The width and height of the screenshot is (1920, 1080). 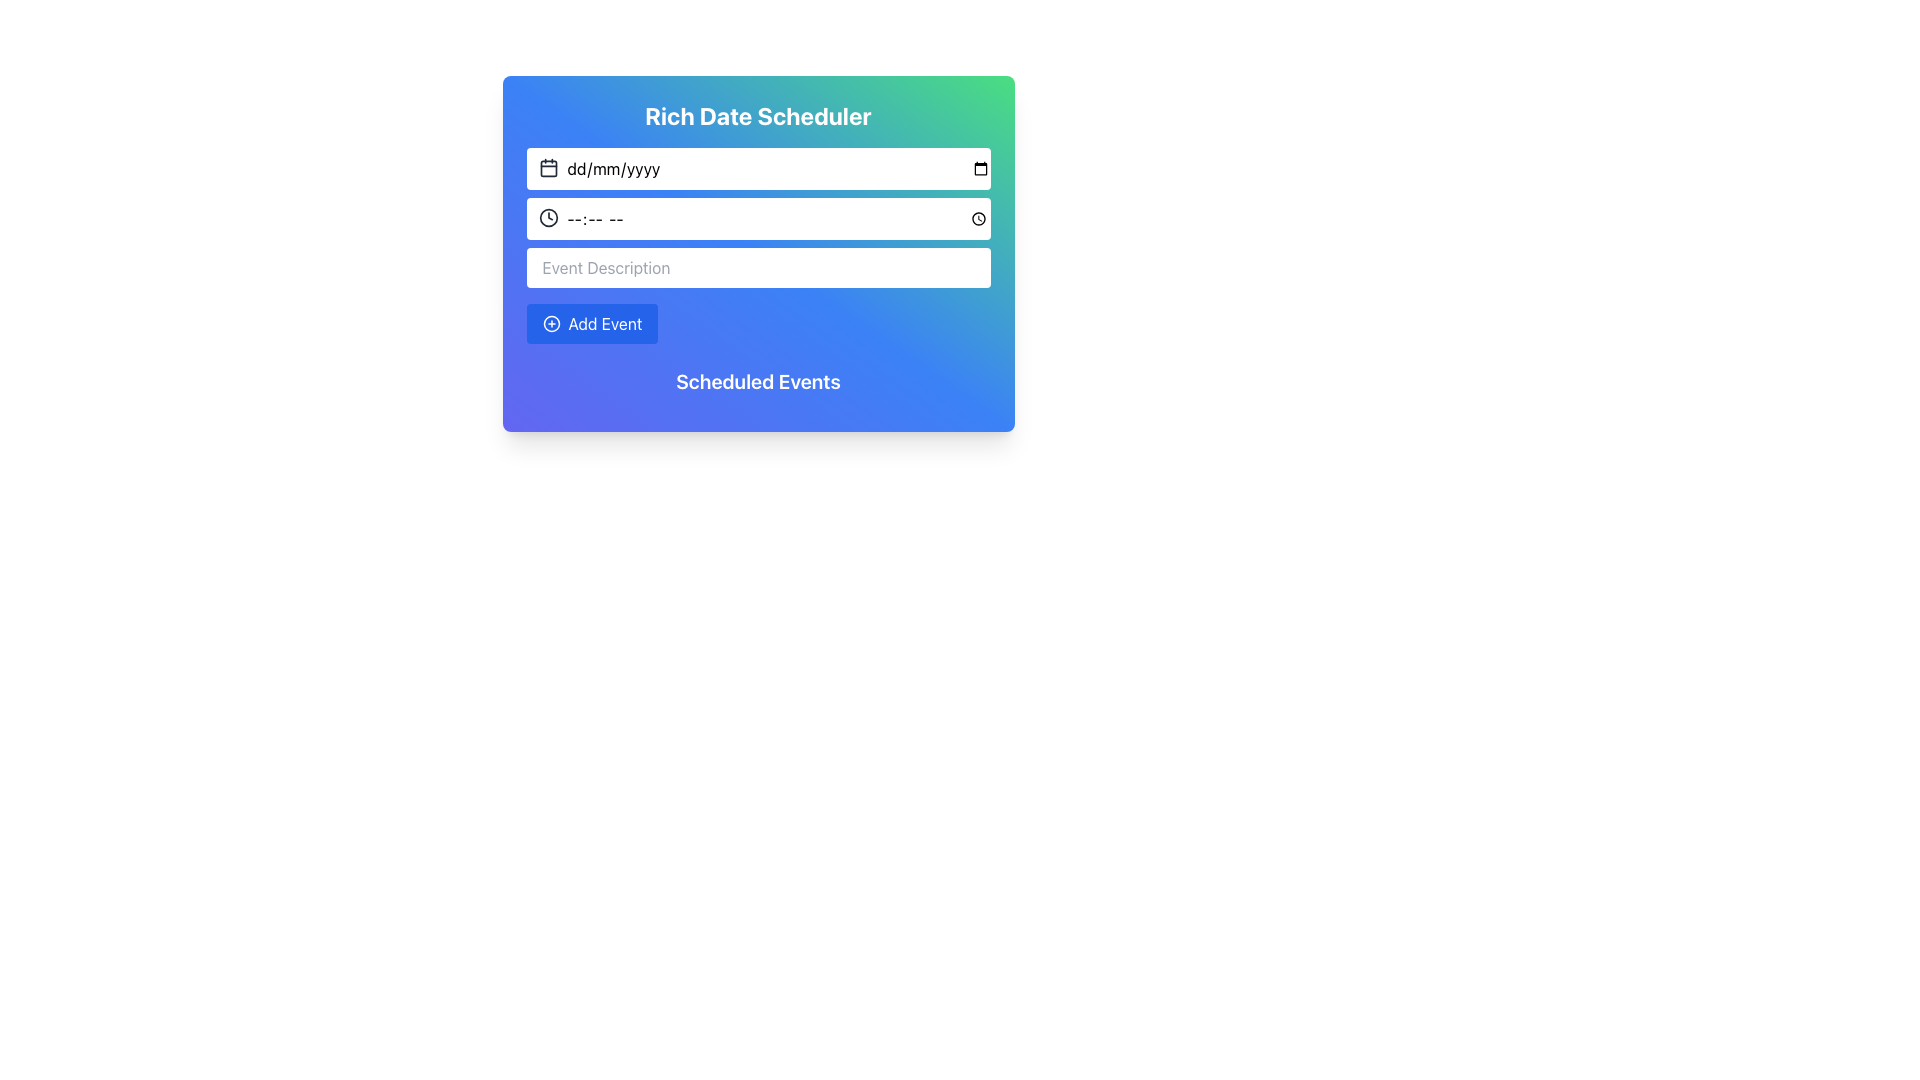 What do you see at coordinates (548, 167) in the screenshot?
I see `the SVG rectangle with rounded corners that is part of the calendar icon located to the left of the first input field in the 'Rich Date Scheduler' card` at bounding box center [548, 167].